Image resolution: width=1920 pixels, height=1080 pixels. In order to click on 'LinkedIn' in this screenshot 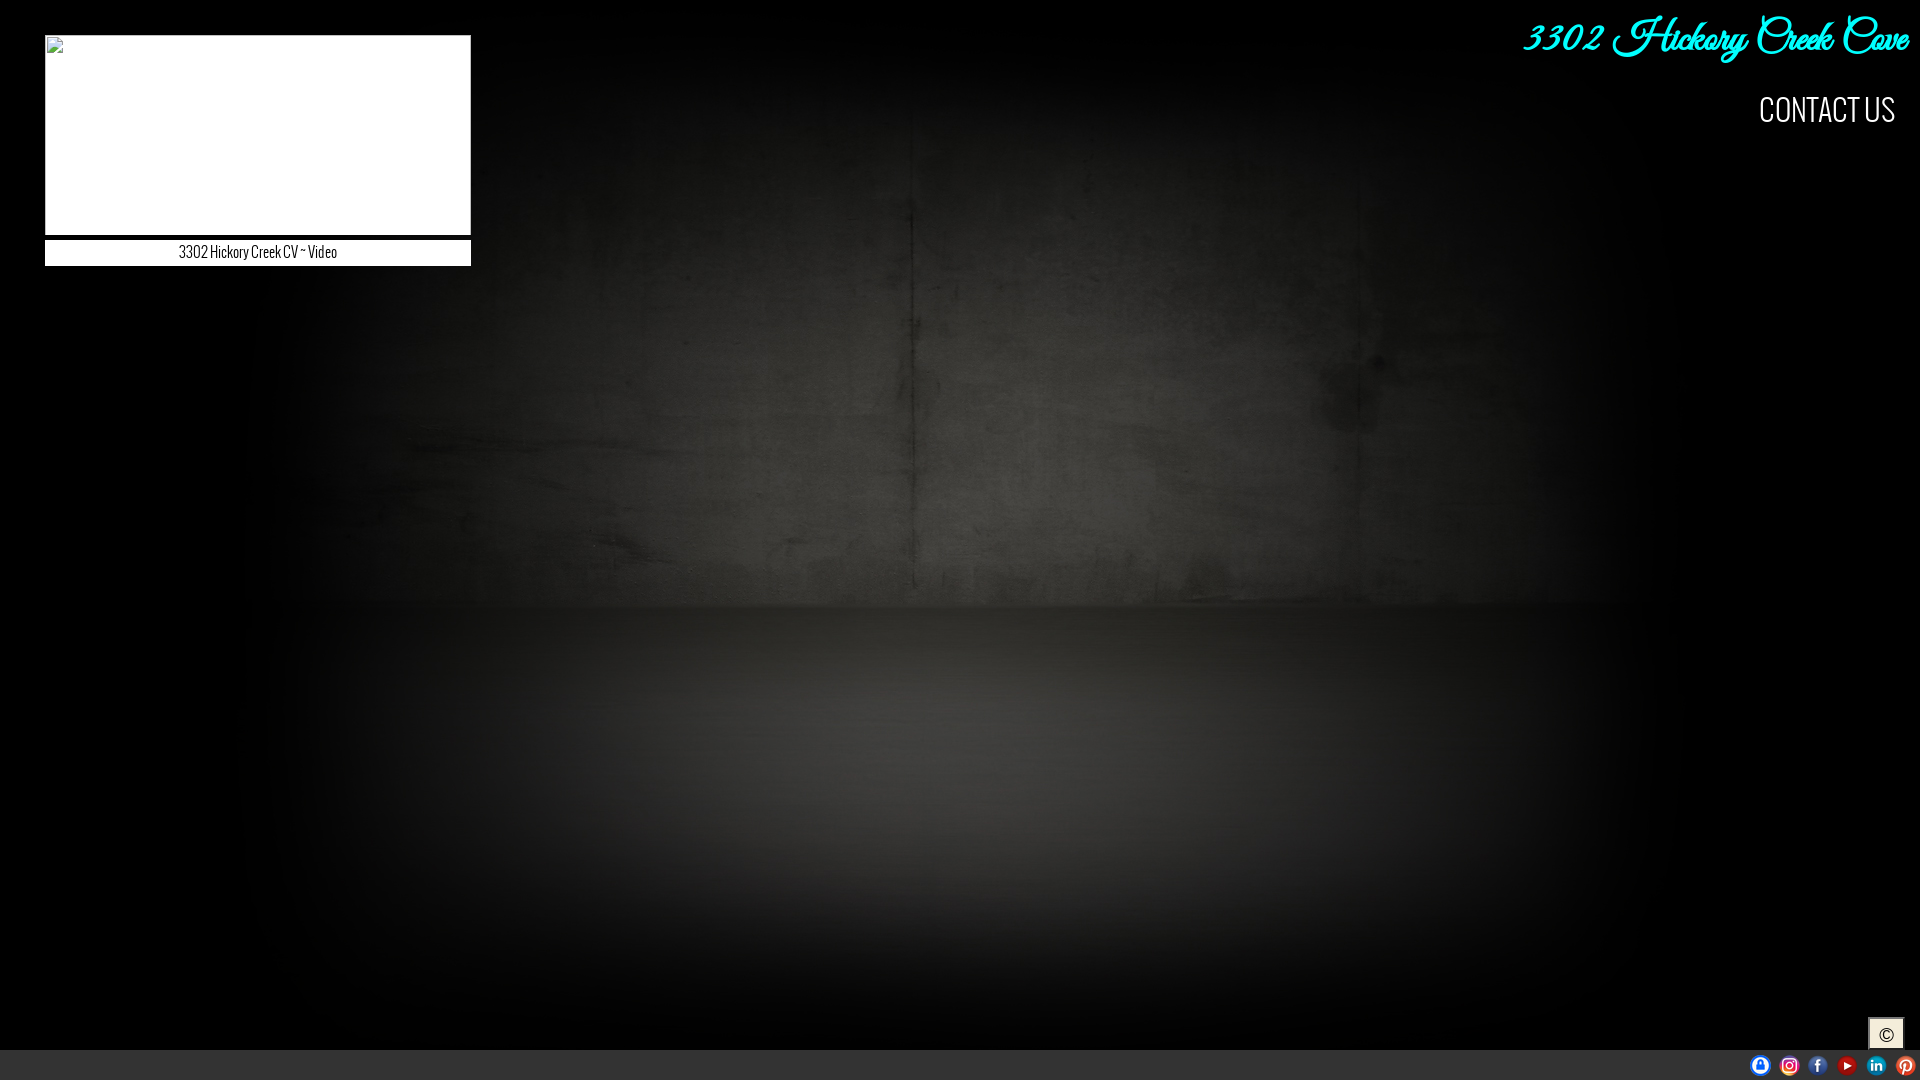, I will do `click(1875, 1064)`.